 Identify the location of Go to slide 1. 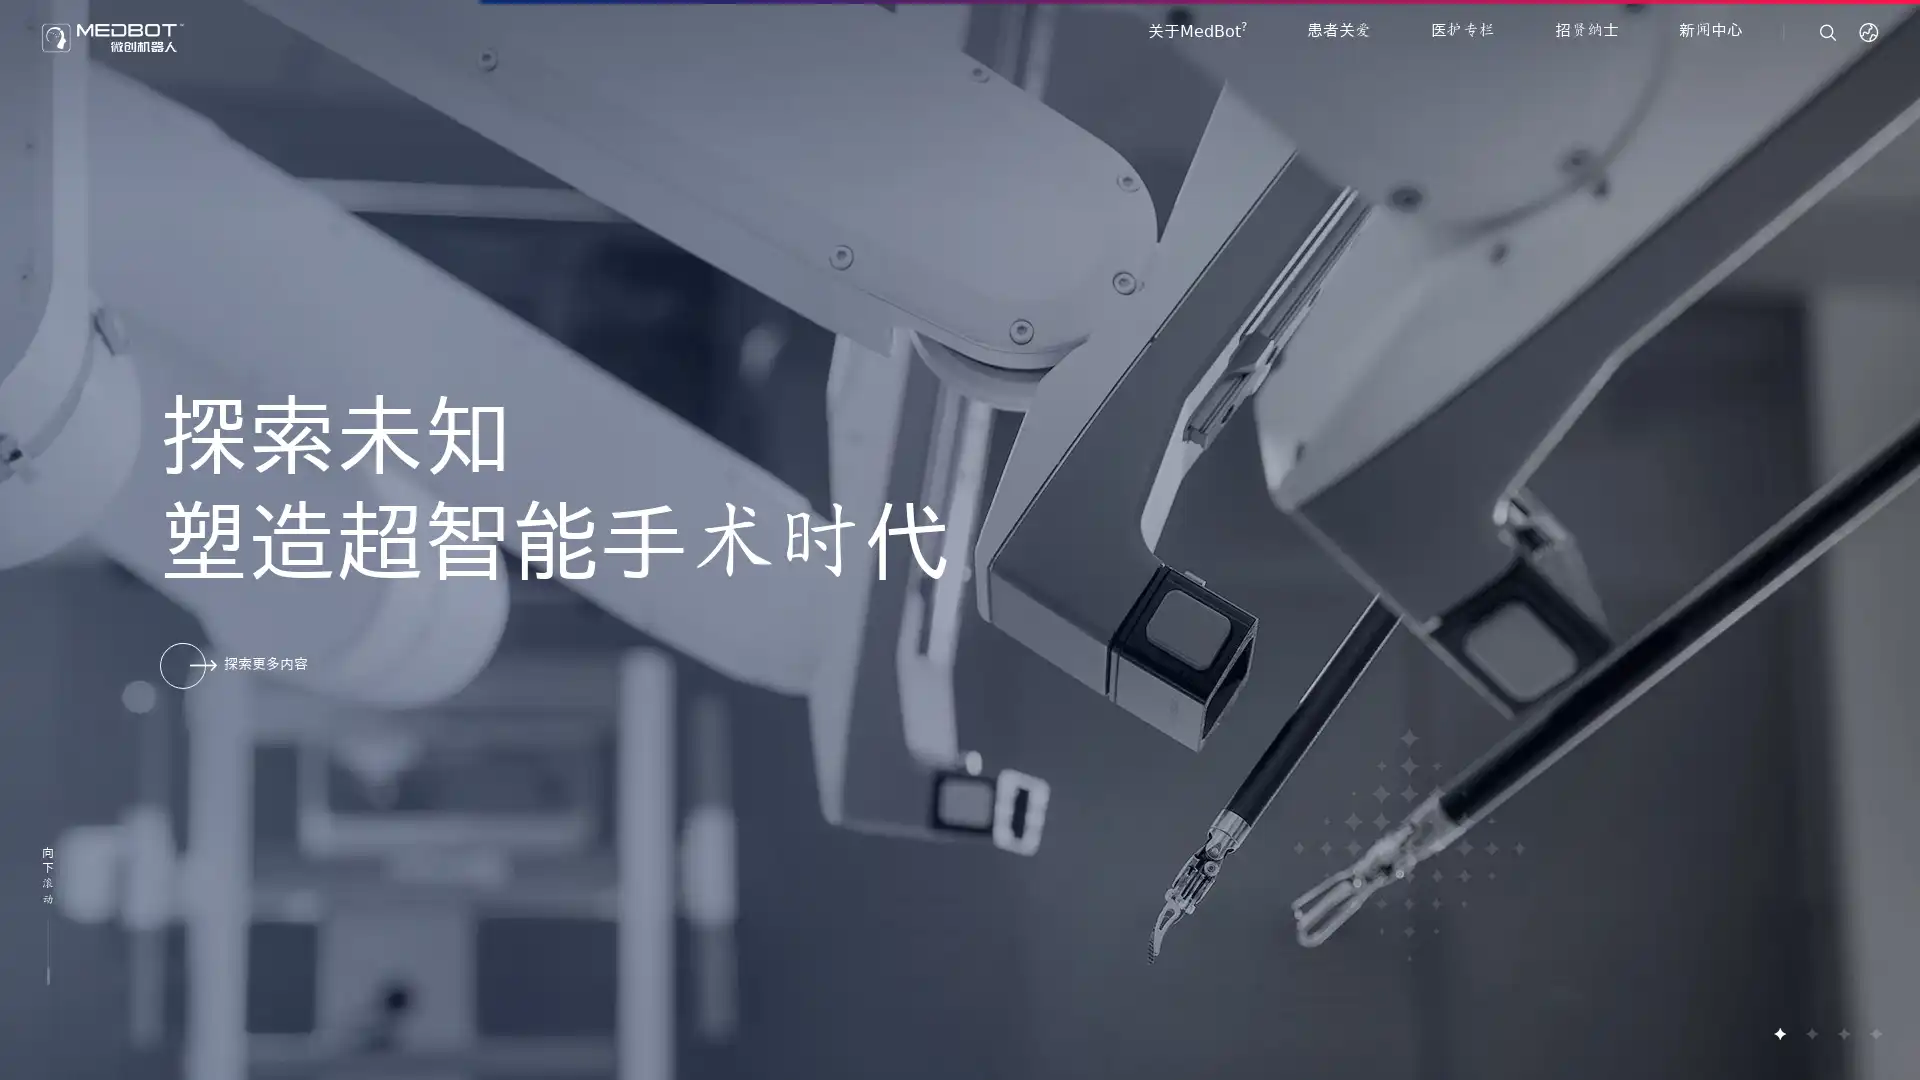
(1779, 1033).